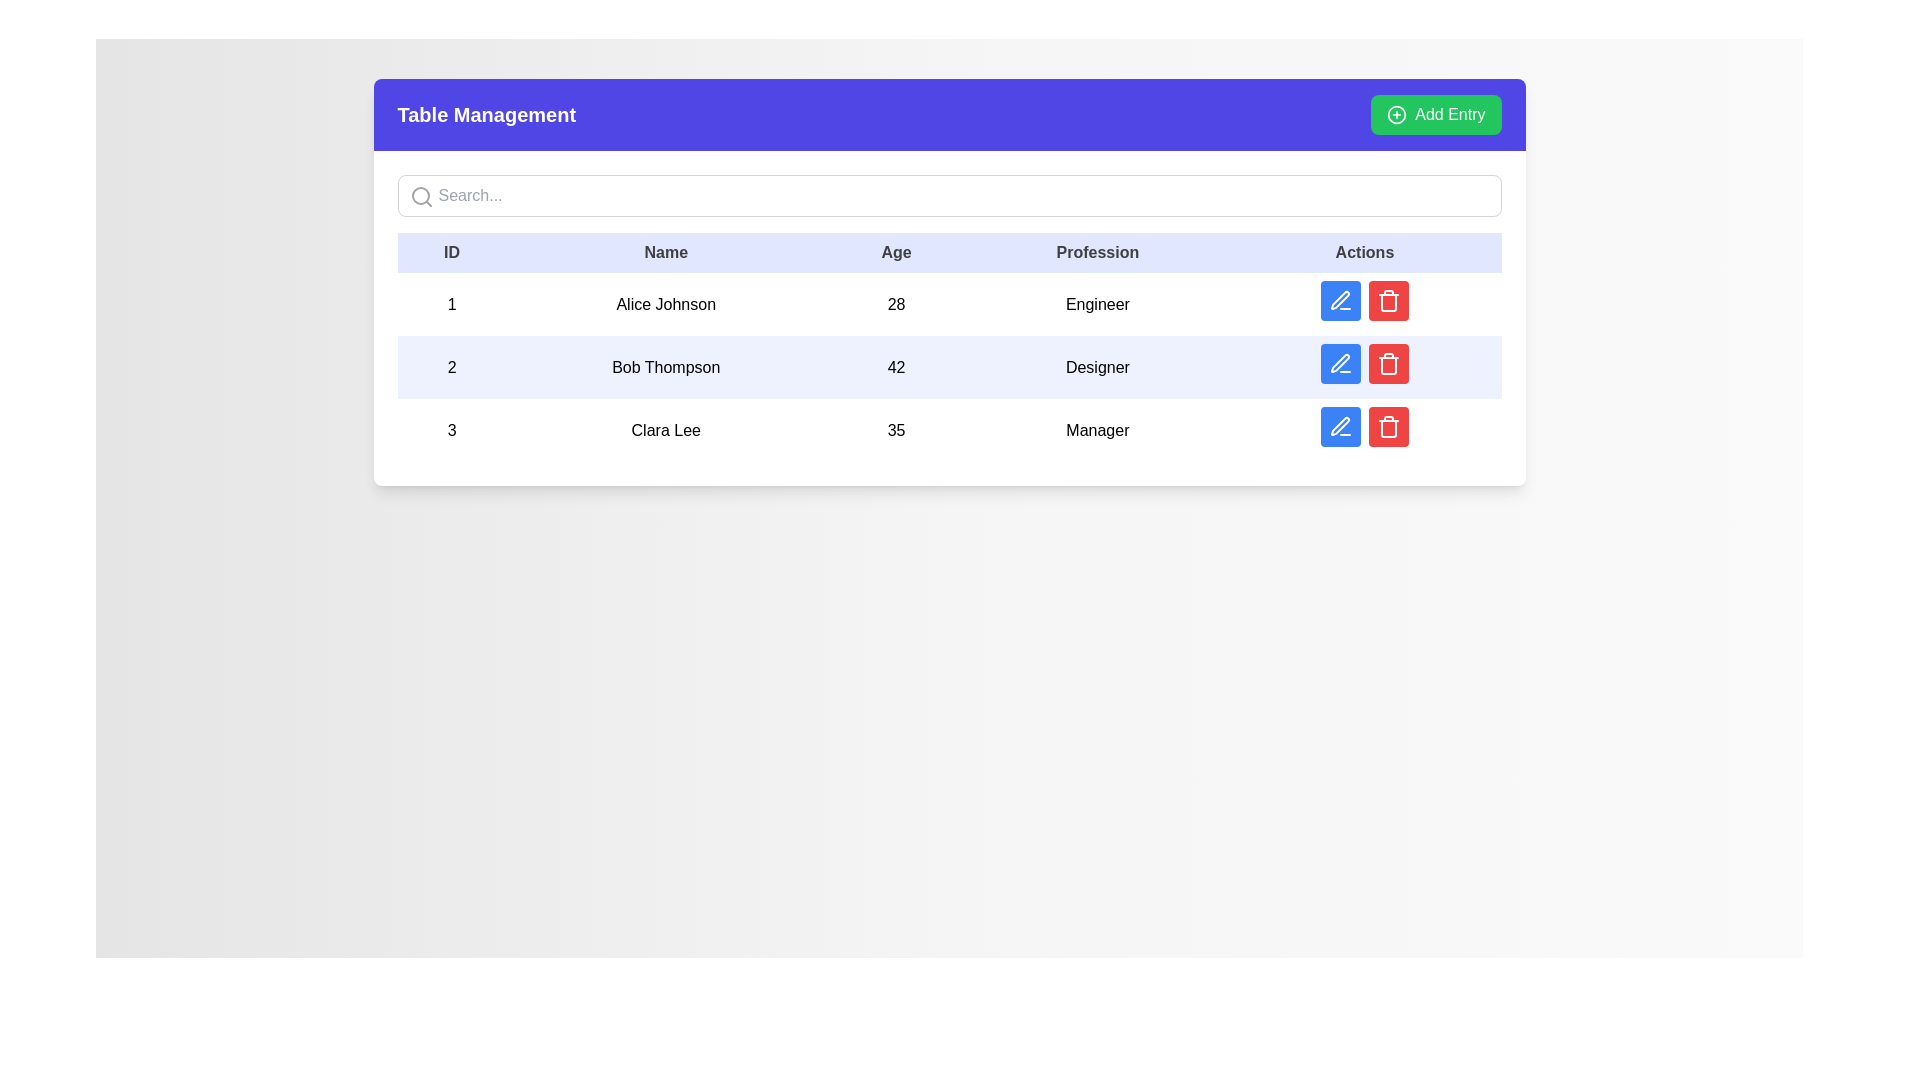 The height and width of the screenshot is (1080, 1920). What do you see at coordinates (1396, 115) in the screenshot?
I see `the circular Icon component with a visible border located within the 'Add Entry' button` at bounding box center [1396, 115].